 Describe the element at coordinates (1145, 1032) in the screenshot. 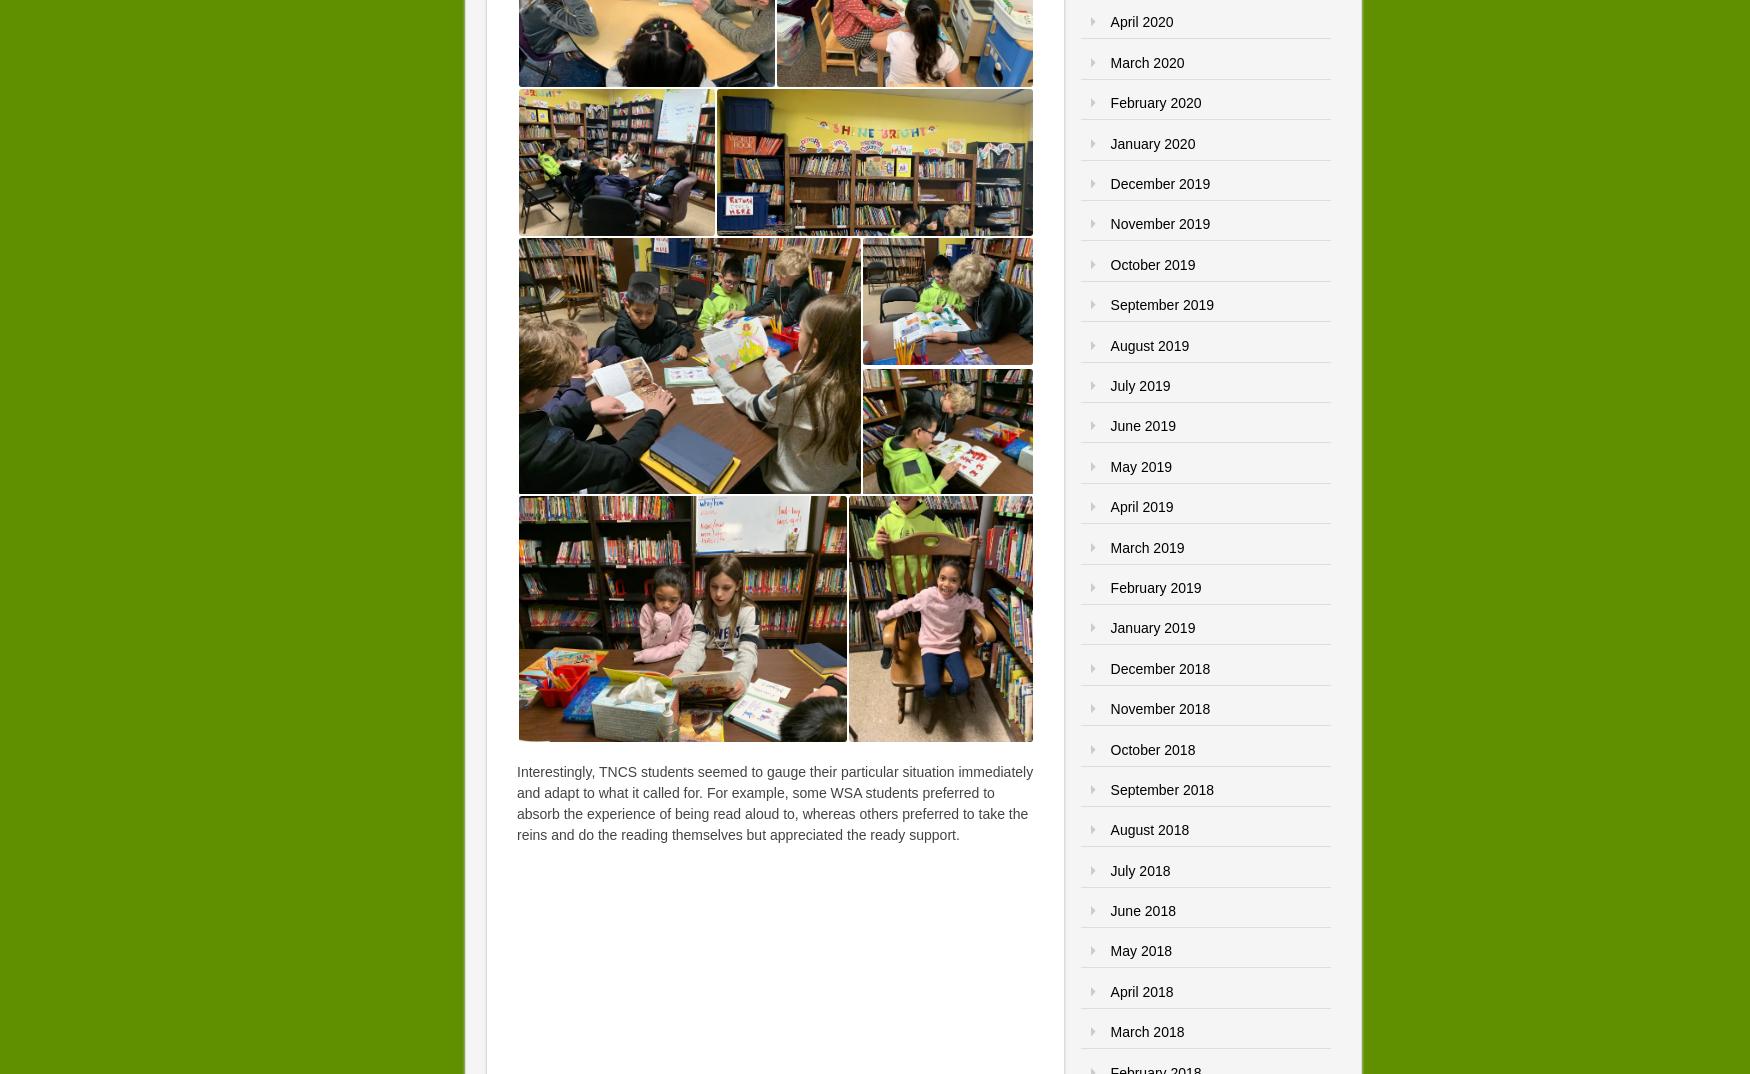

I see `'March 2018'` at that location.